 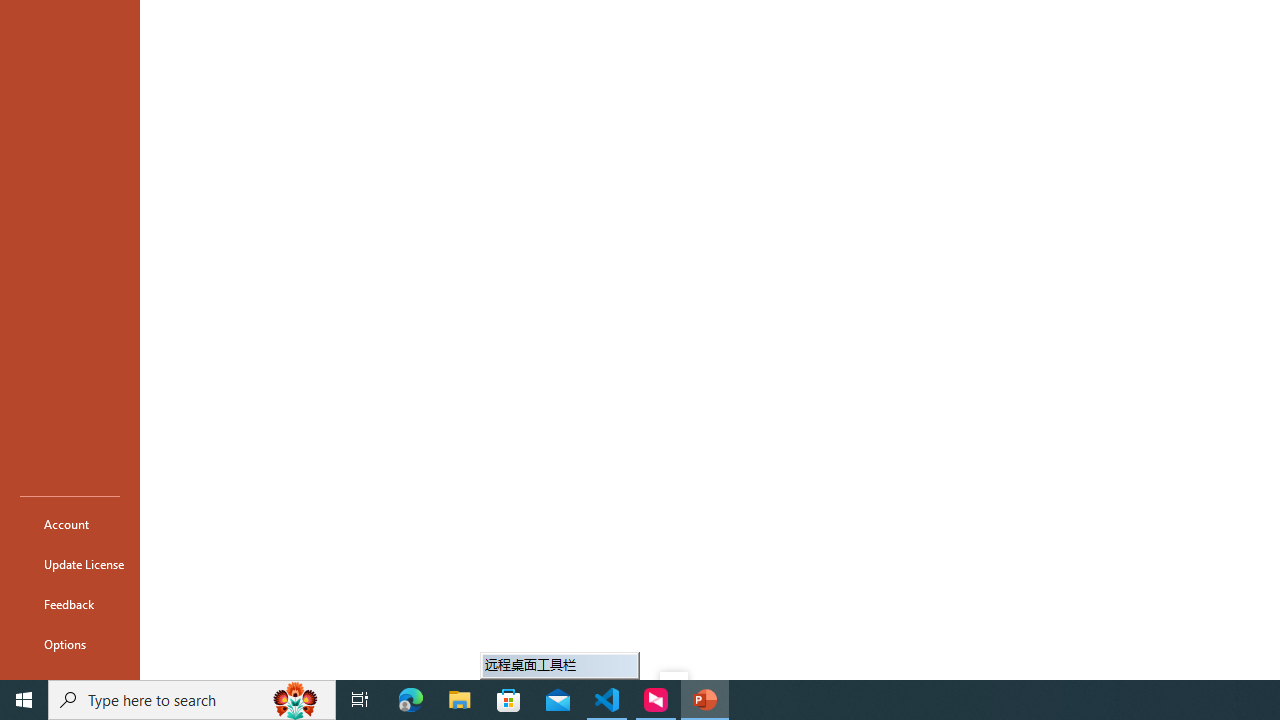 I want to click on 'Update License', so click(x=69, y=564).